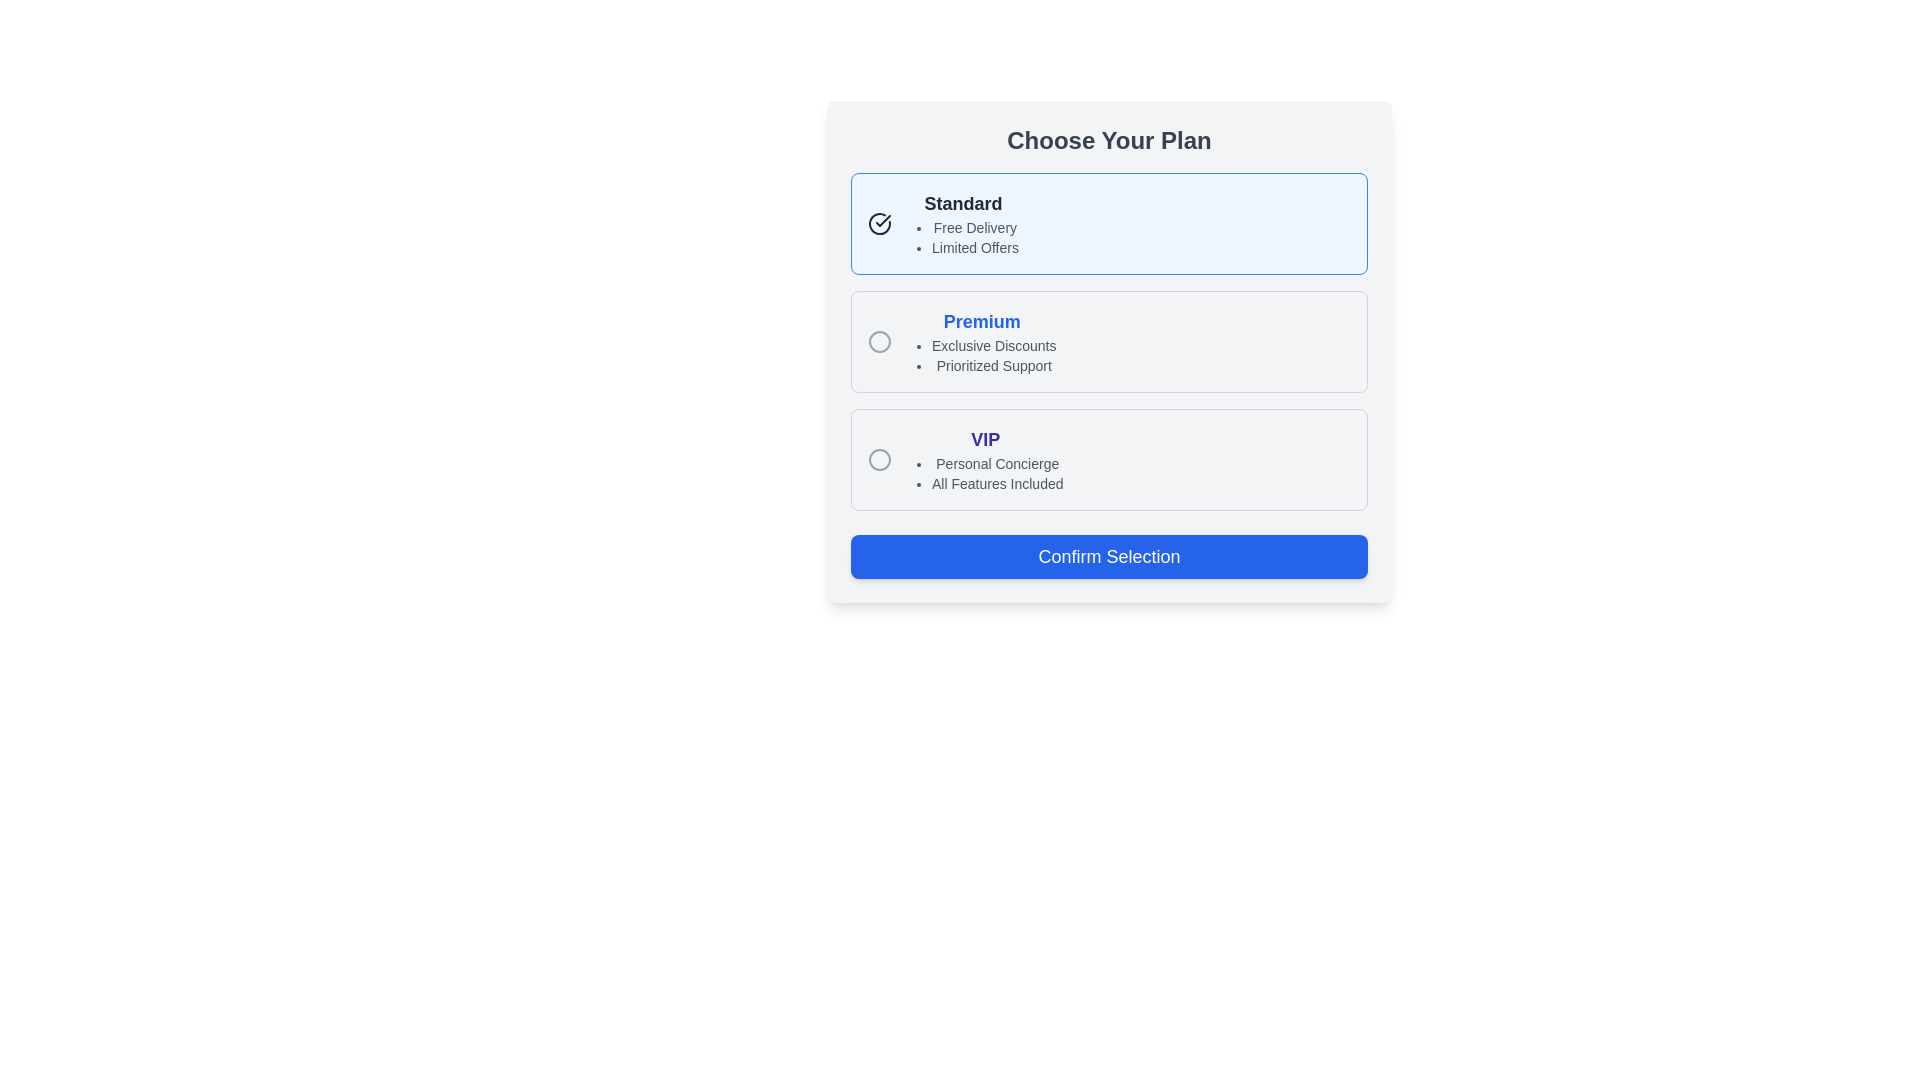 The image size is (1920, 1080). I want to click on the text list item that displays 'Exclusive Discounts' and 'Prioritized Support', which is located below the 'Premium' section title and is styled in gray as a bulleted list, so click(994, 354).